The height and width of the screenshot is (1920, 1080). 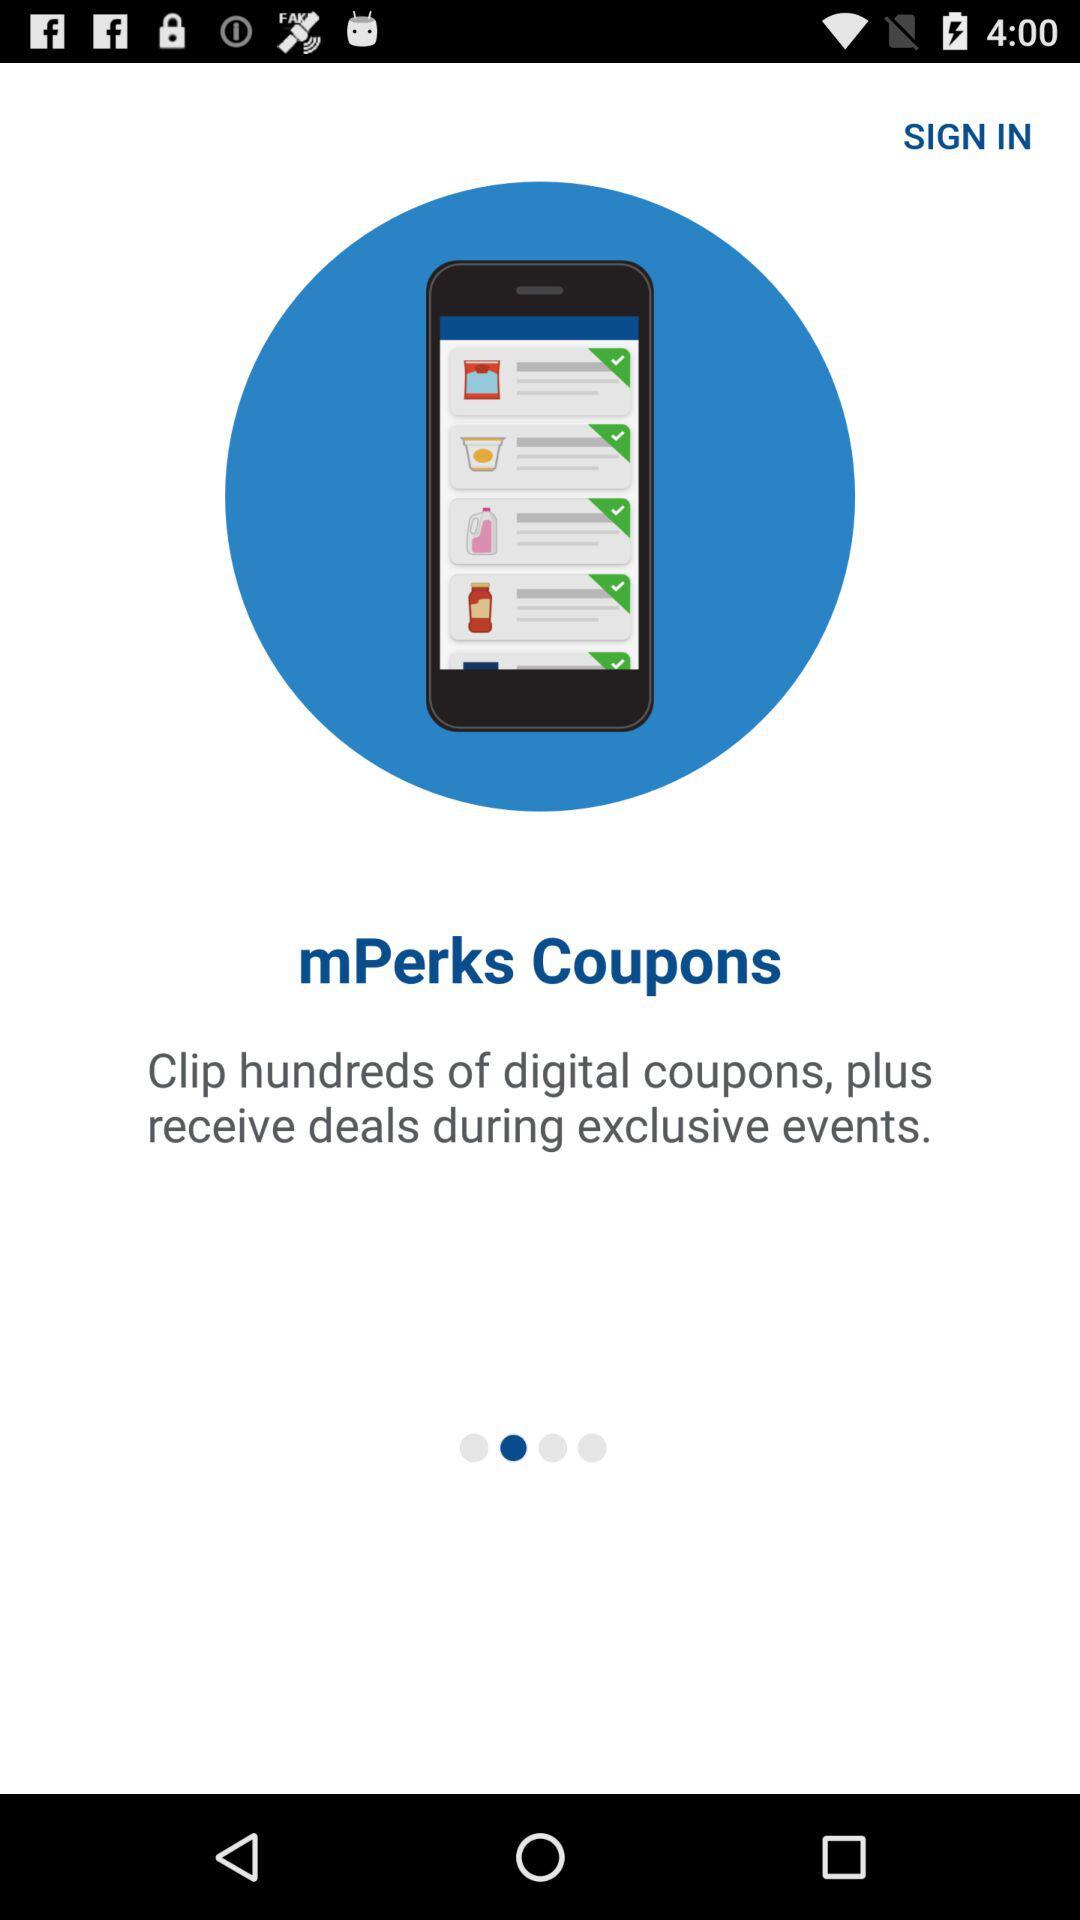 I want to click on the sign in item, so click(x=966, y=133).